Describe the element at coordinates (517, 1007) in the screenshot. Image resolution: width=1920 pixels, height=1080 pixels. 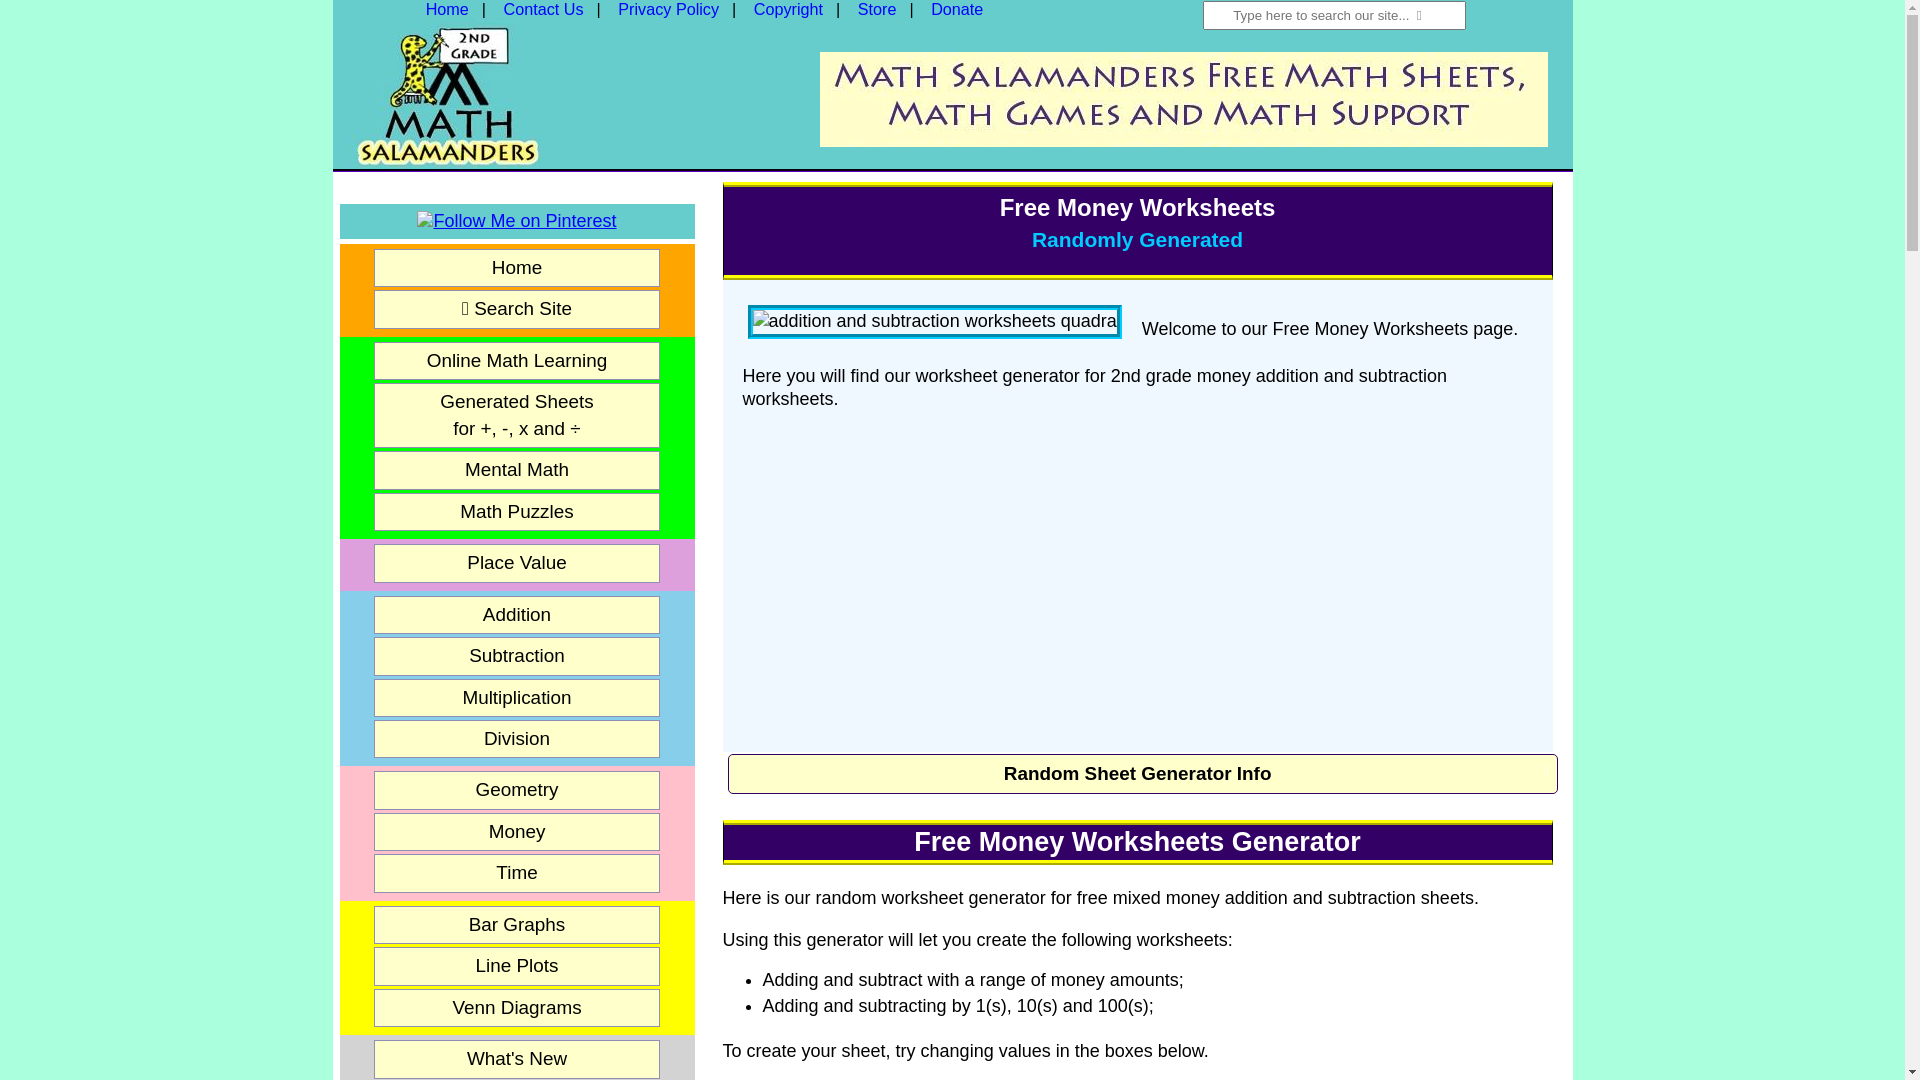
I see `'Venn Diagrams'` at that location.